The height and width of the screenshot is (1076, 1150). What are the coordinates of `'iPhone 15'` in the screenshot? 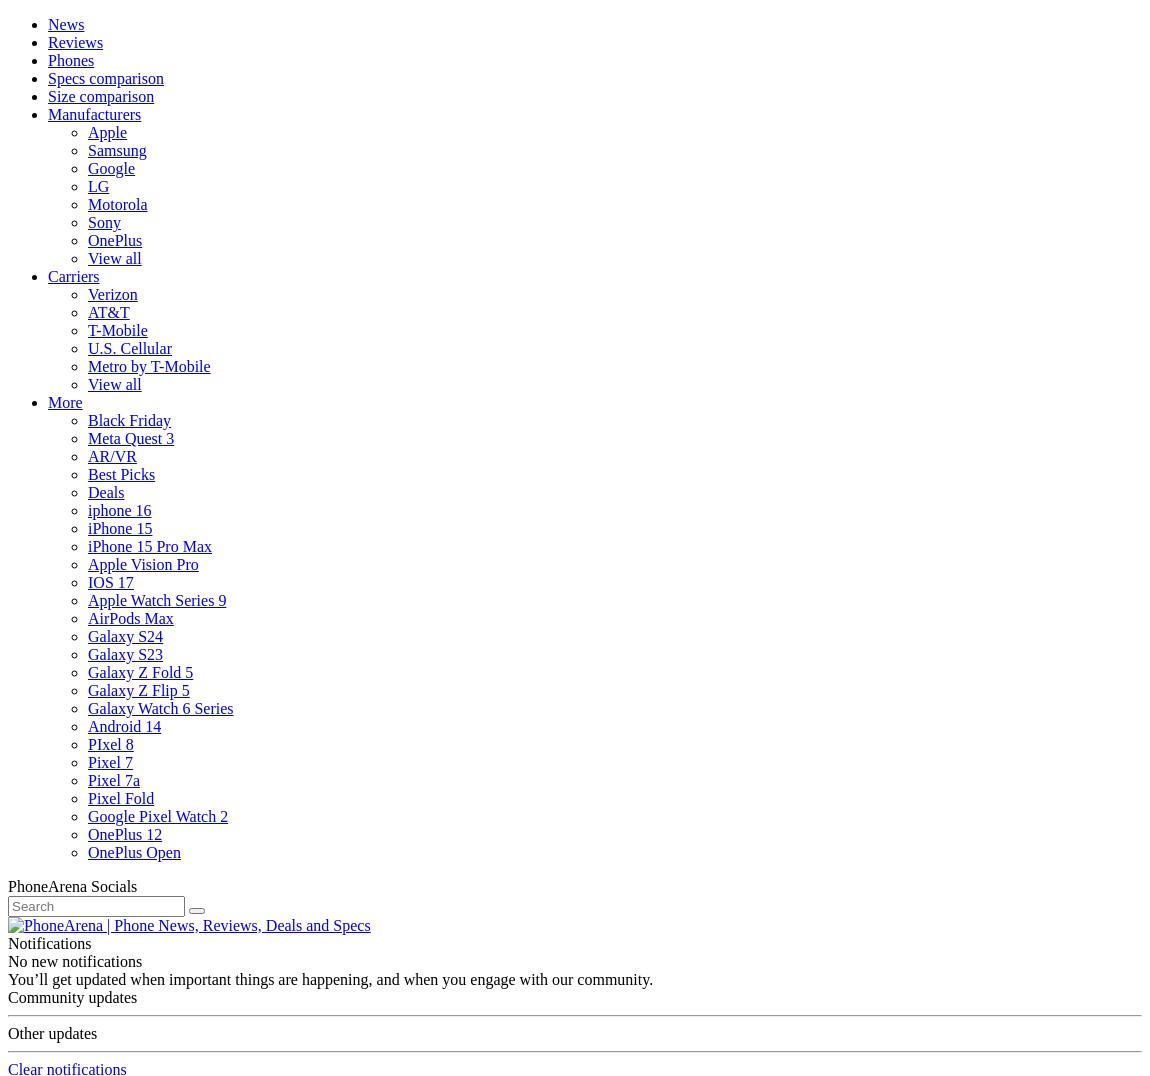 It's located at (86, 528).